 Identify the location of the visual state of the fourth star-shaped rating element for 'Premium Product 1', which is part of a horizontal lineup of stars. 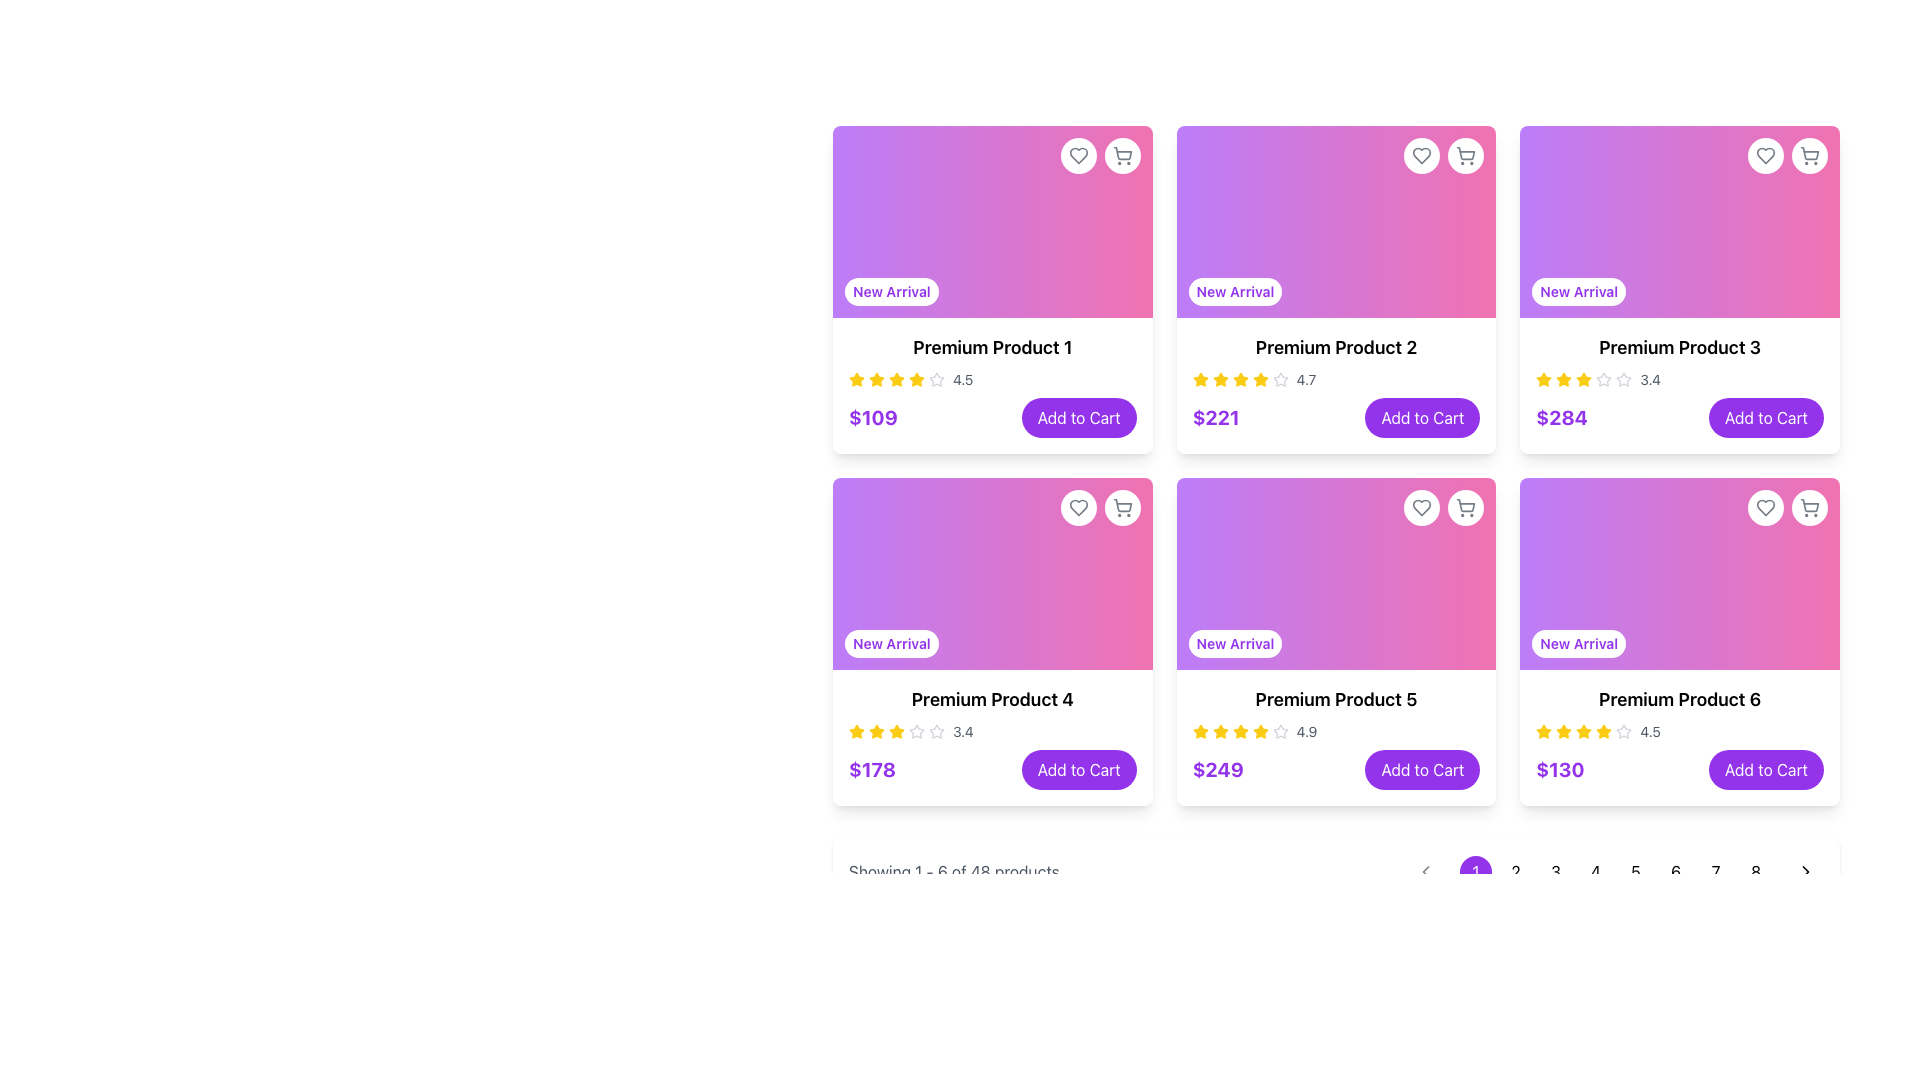
(896, 380).